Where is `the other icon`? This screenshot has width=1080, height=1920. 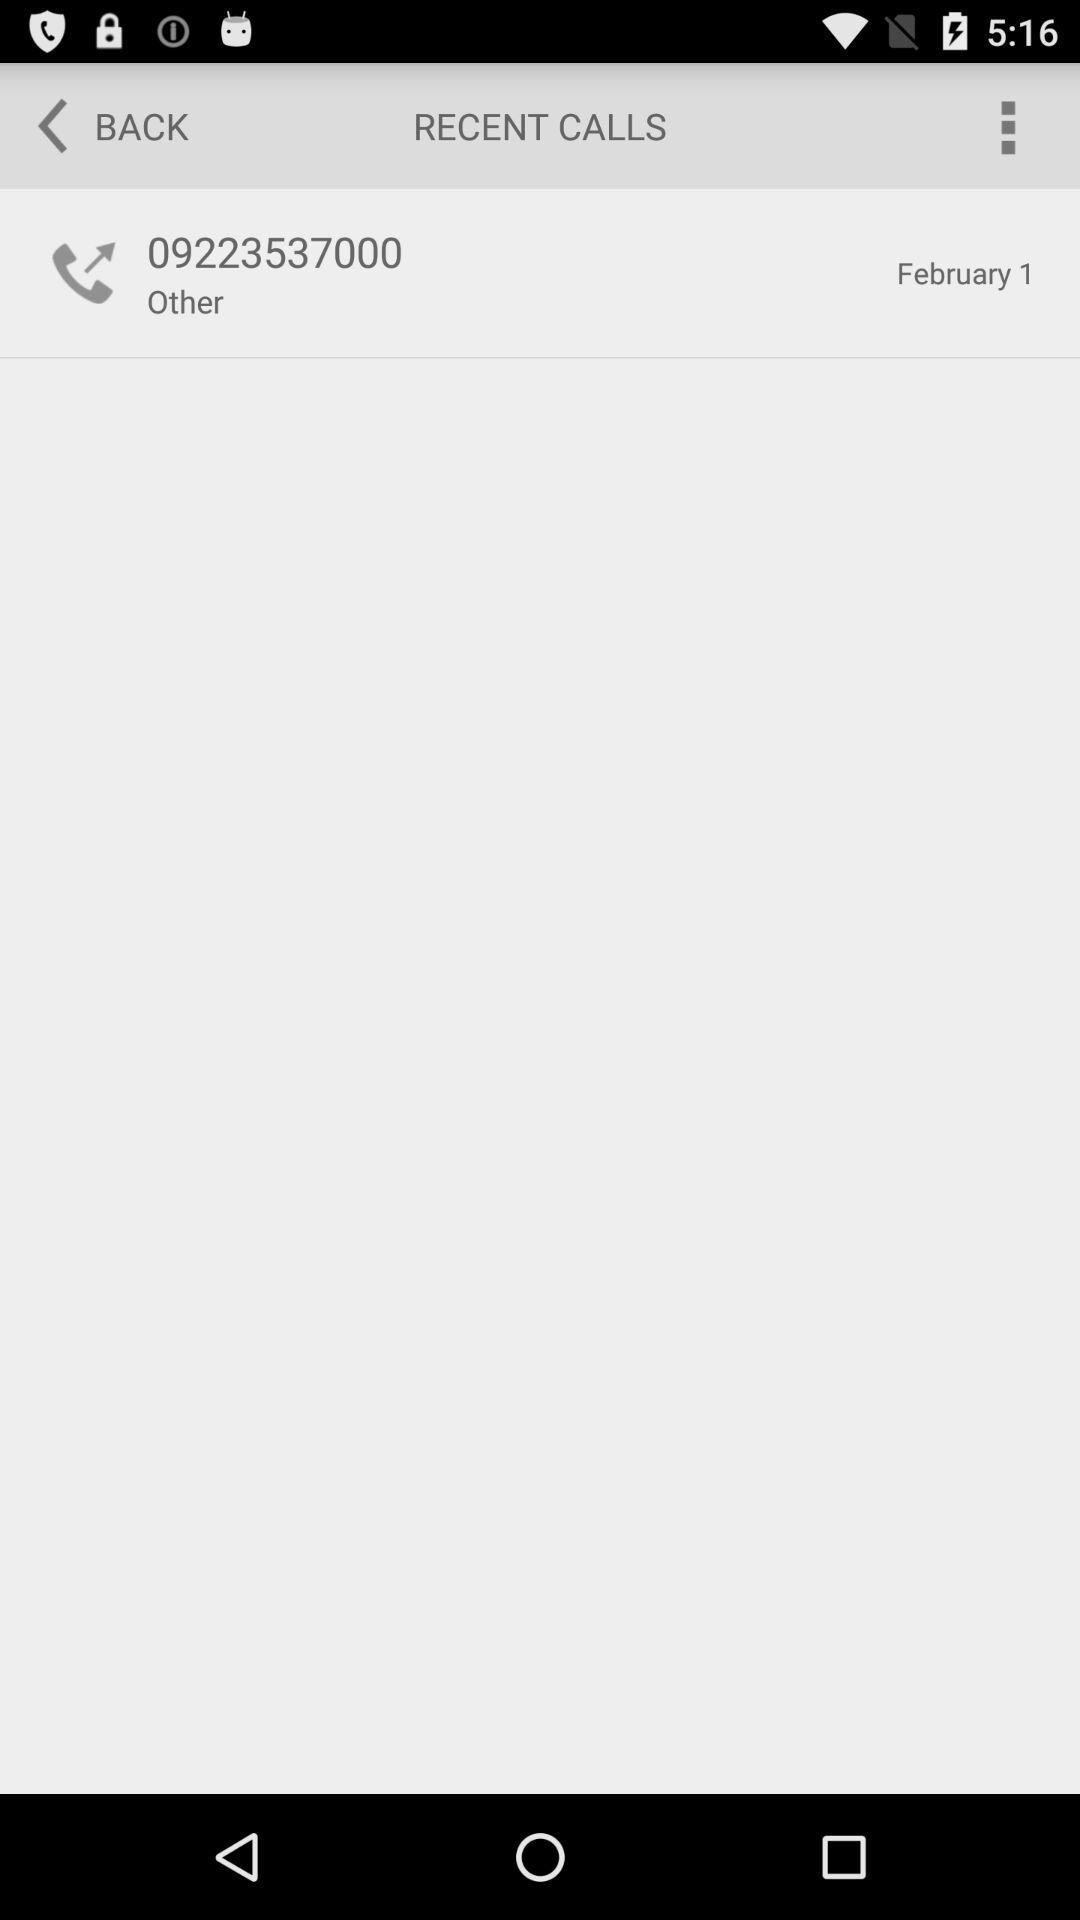 the other icon is located at coordinates (185, 300).